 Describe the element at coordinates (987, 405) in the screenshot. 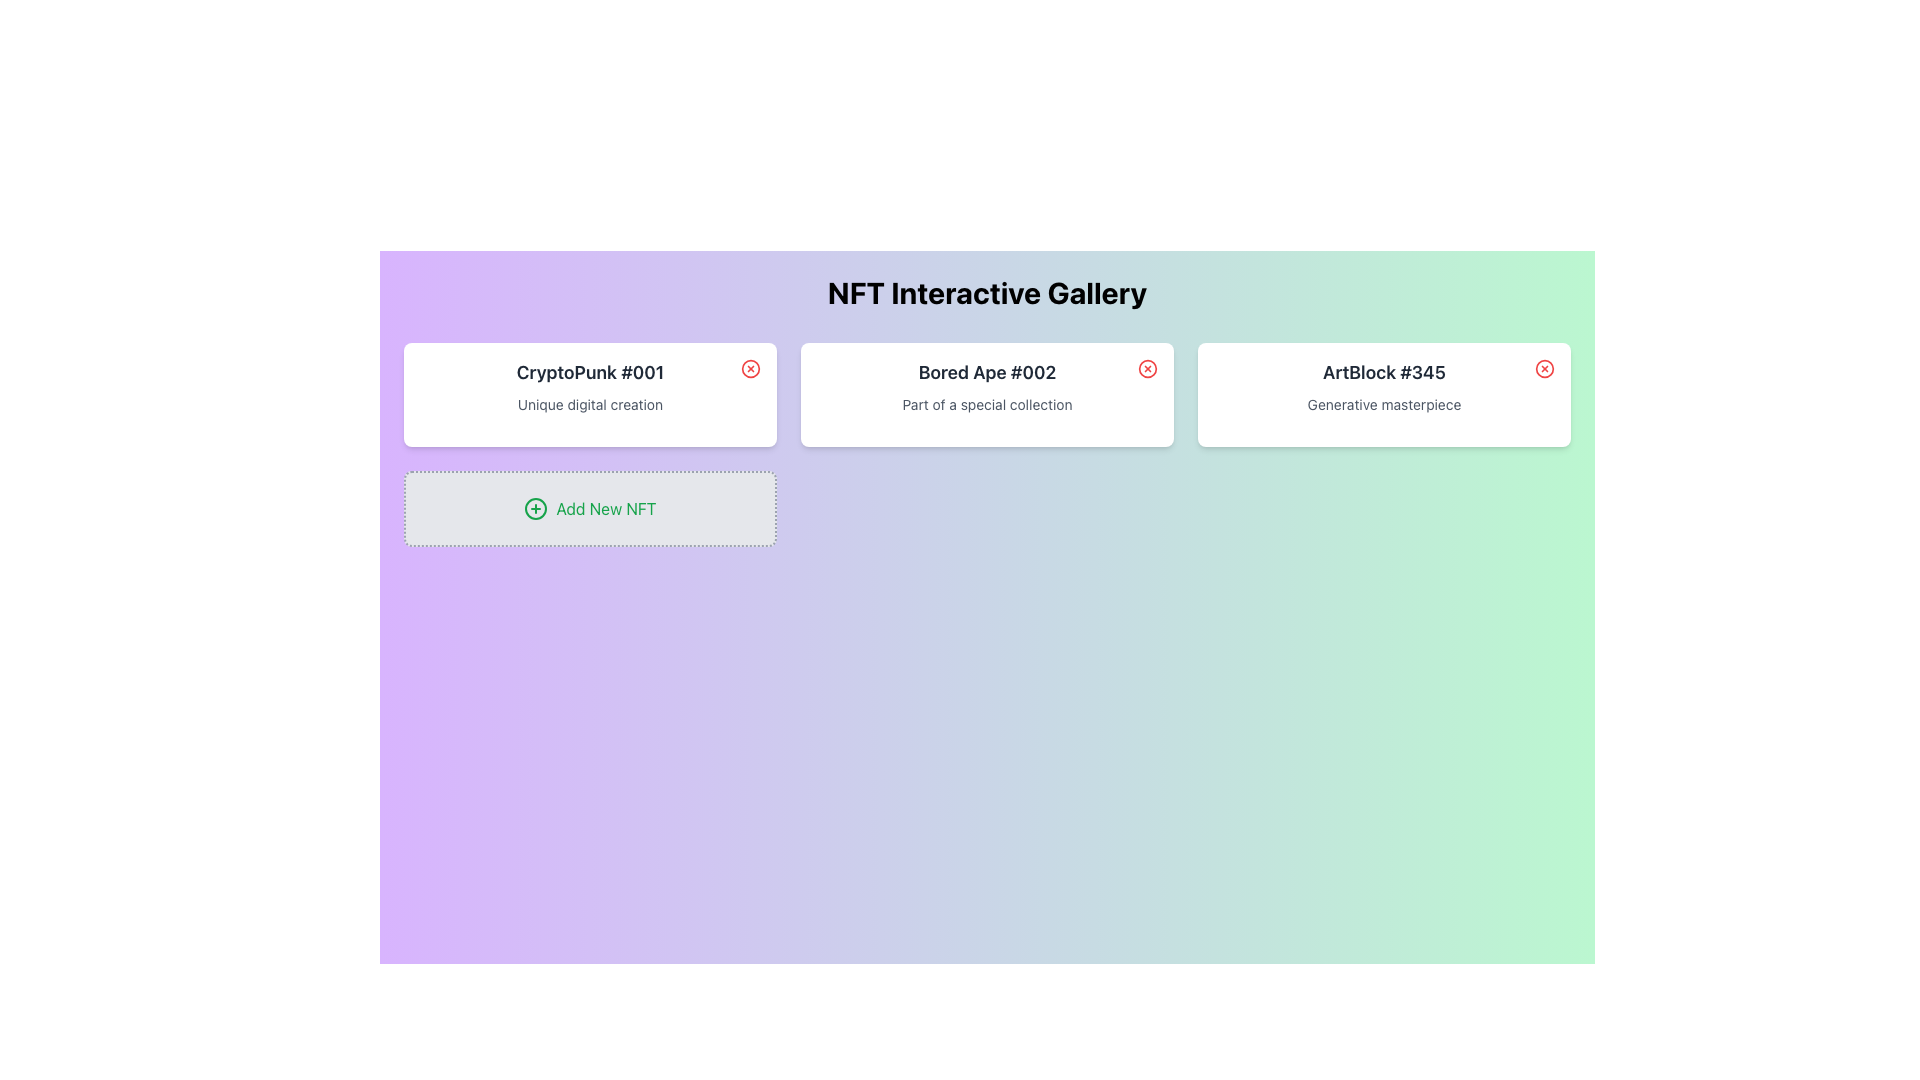

I see `the text block that contains the phrase 'Part of a special collection.' which is styled with a smaller font size and gray color, and is positioned below the title text in the card for 'Bored Ape #002.'` at that location.